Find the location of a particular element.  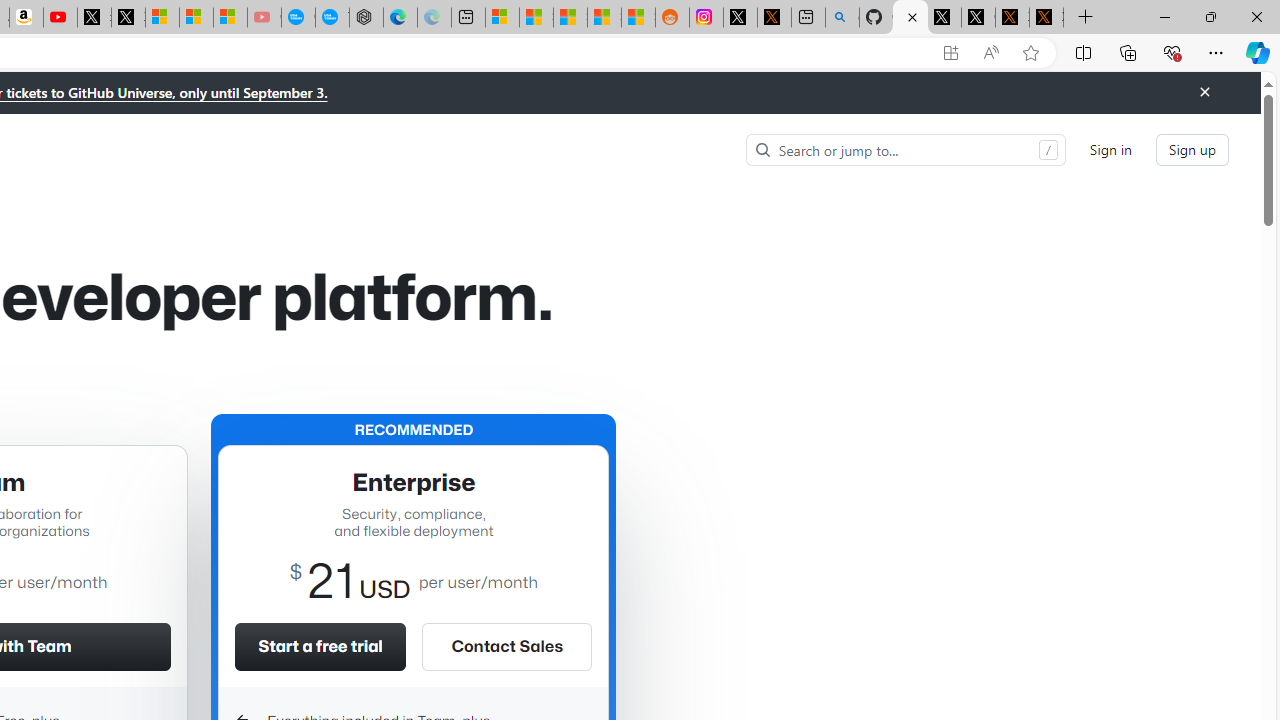

'The most popular Google ' is located at coordinates (332, 17).